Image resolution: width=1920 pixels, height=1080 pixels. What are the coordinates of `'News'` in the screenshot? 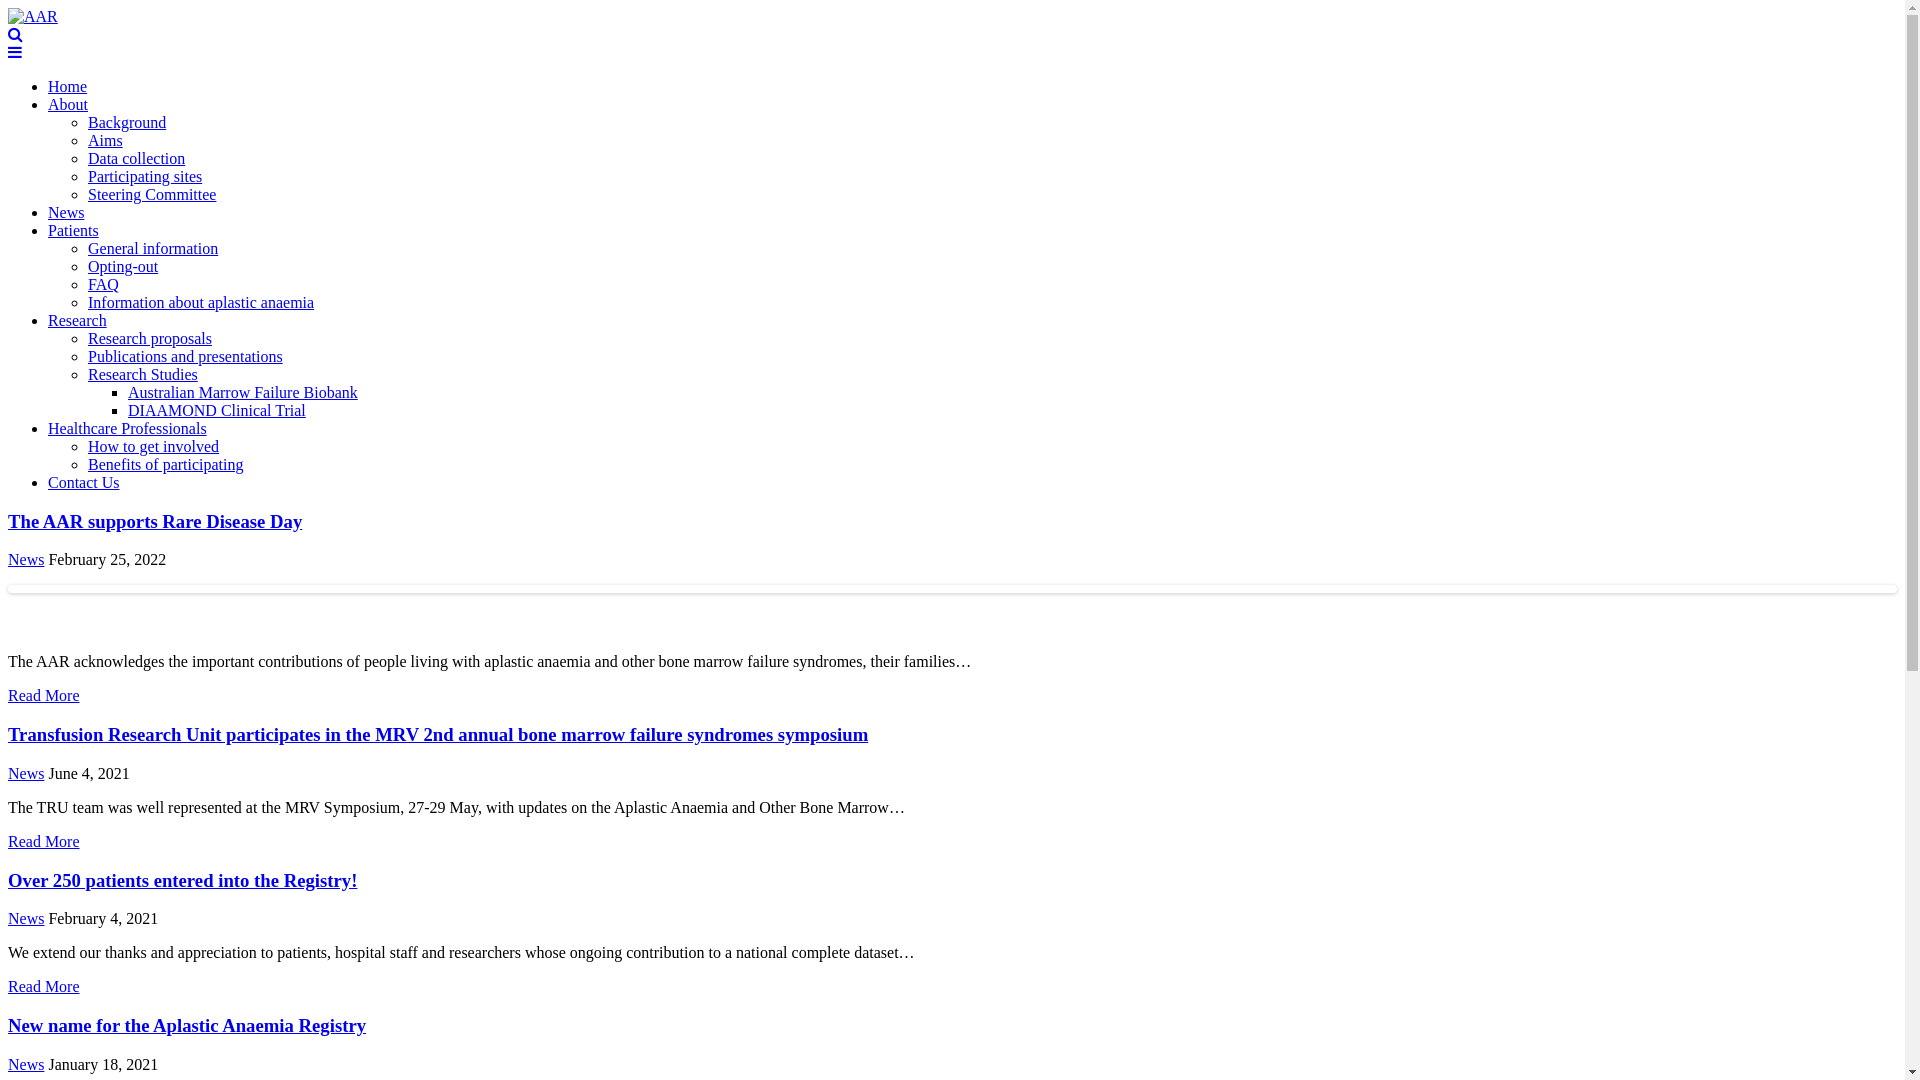 It's located at (8, 1063).